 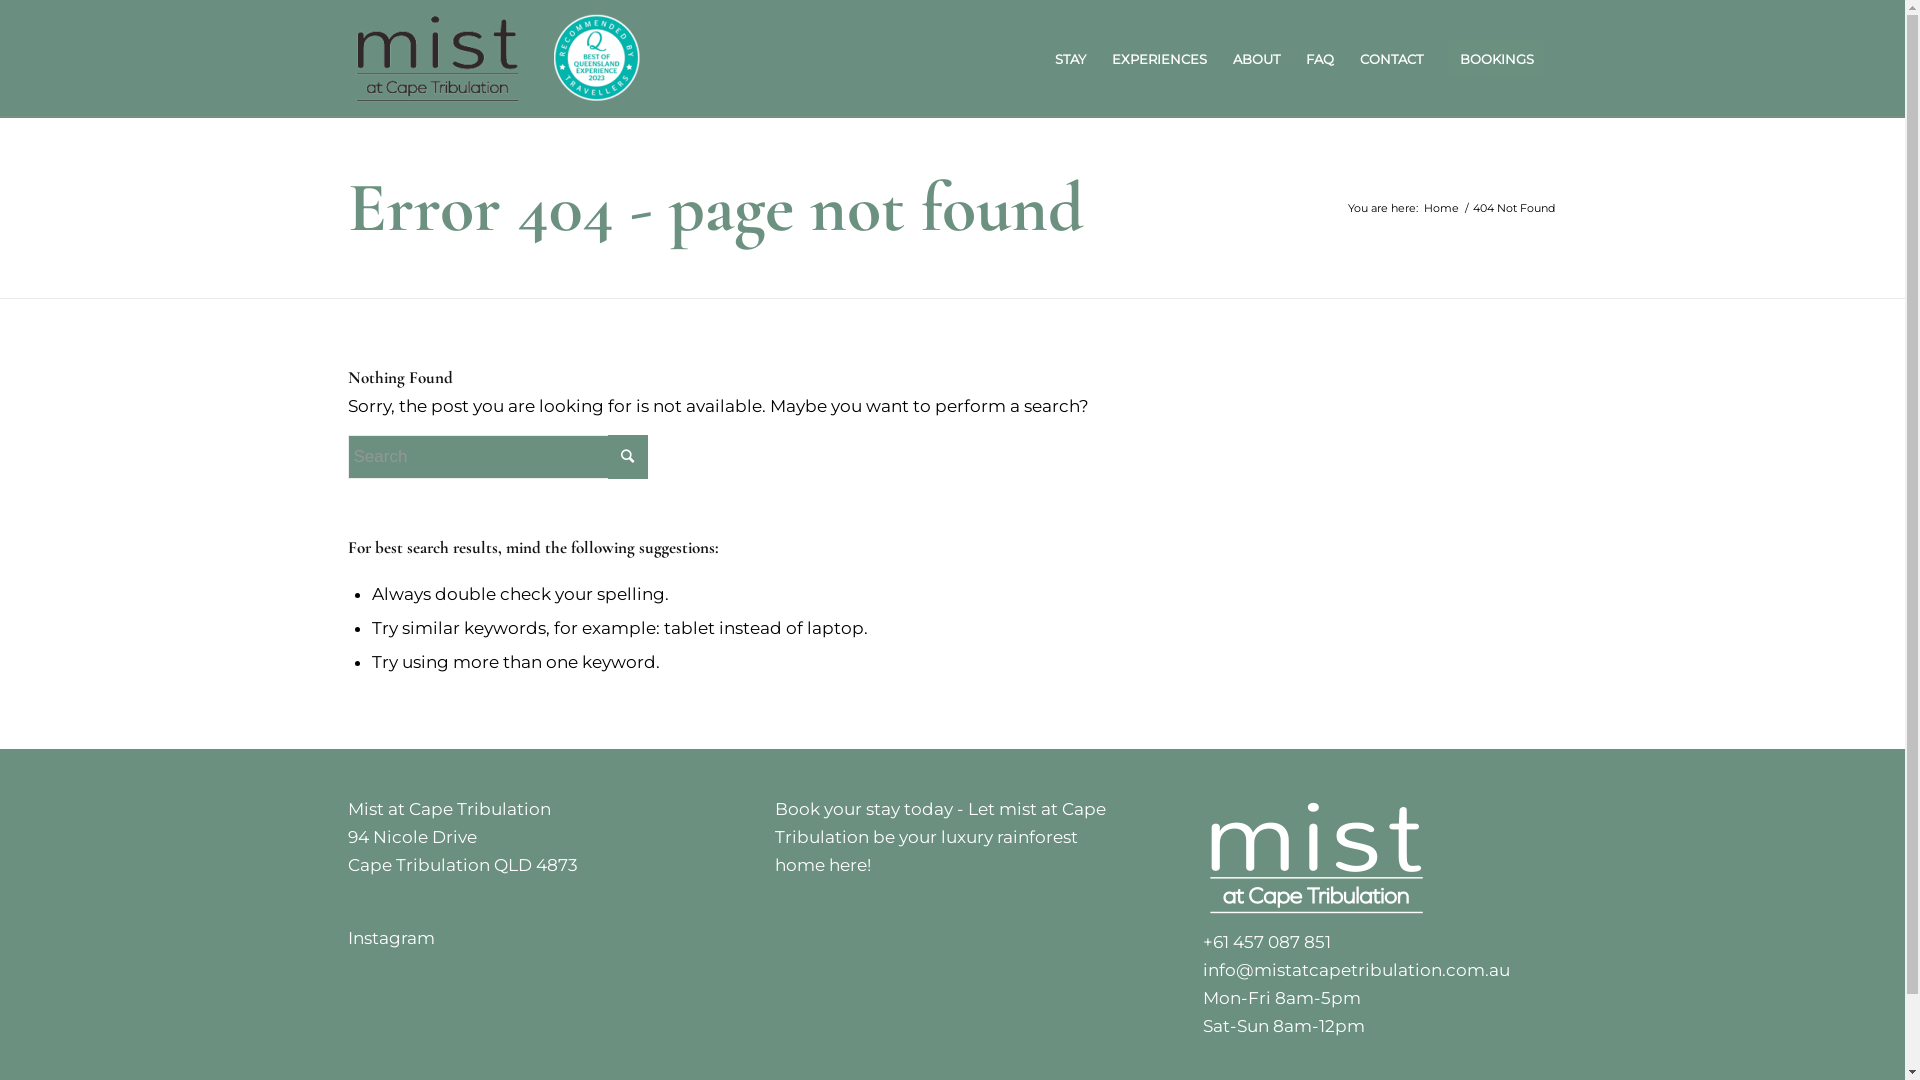 I want to click on 'FAQ', so click(x=1319, y=57).